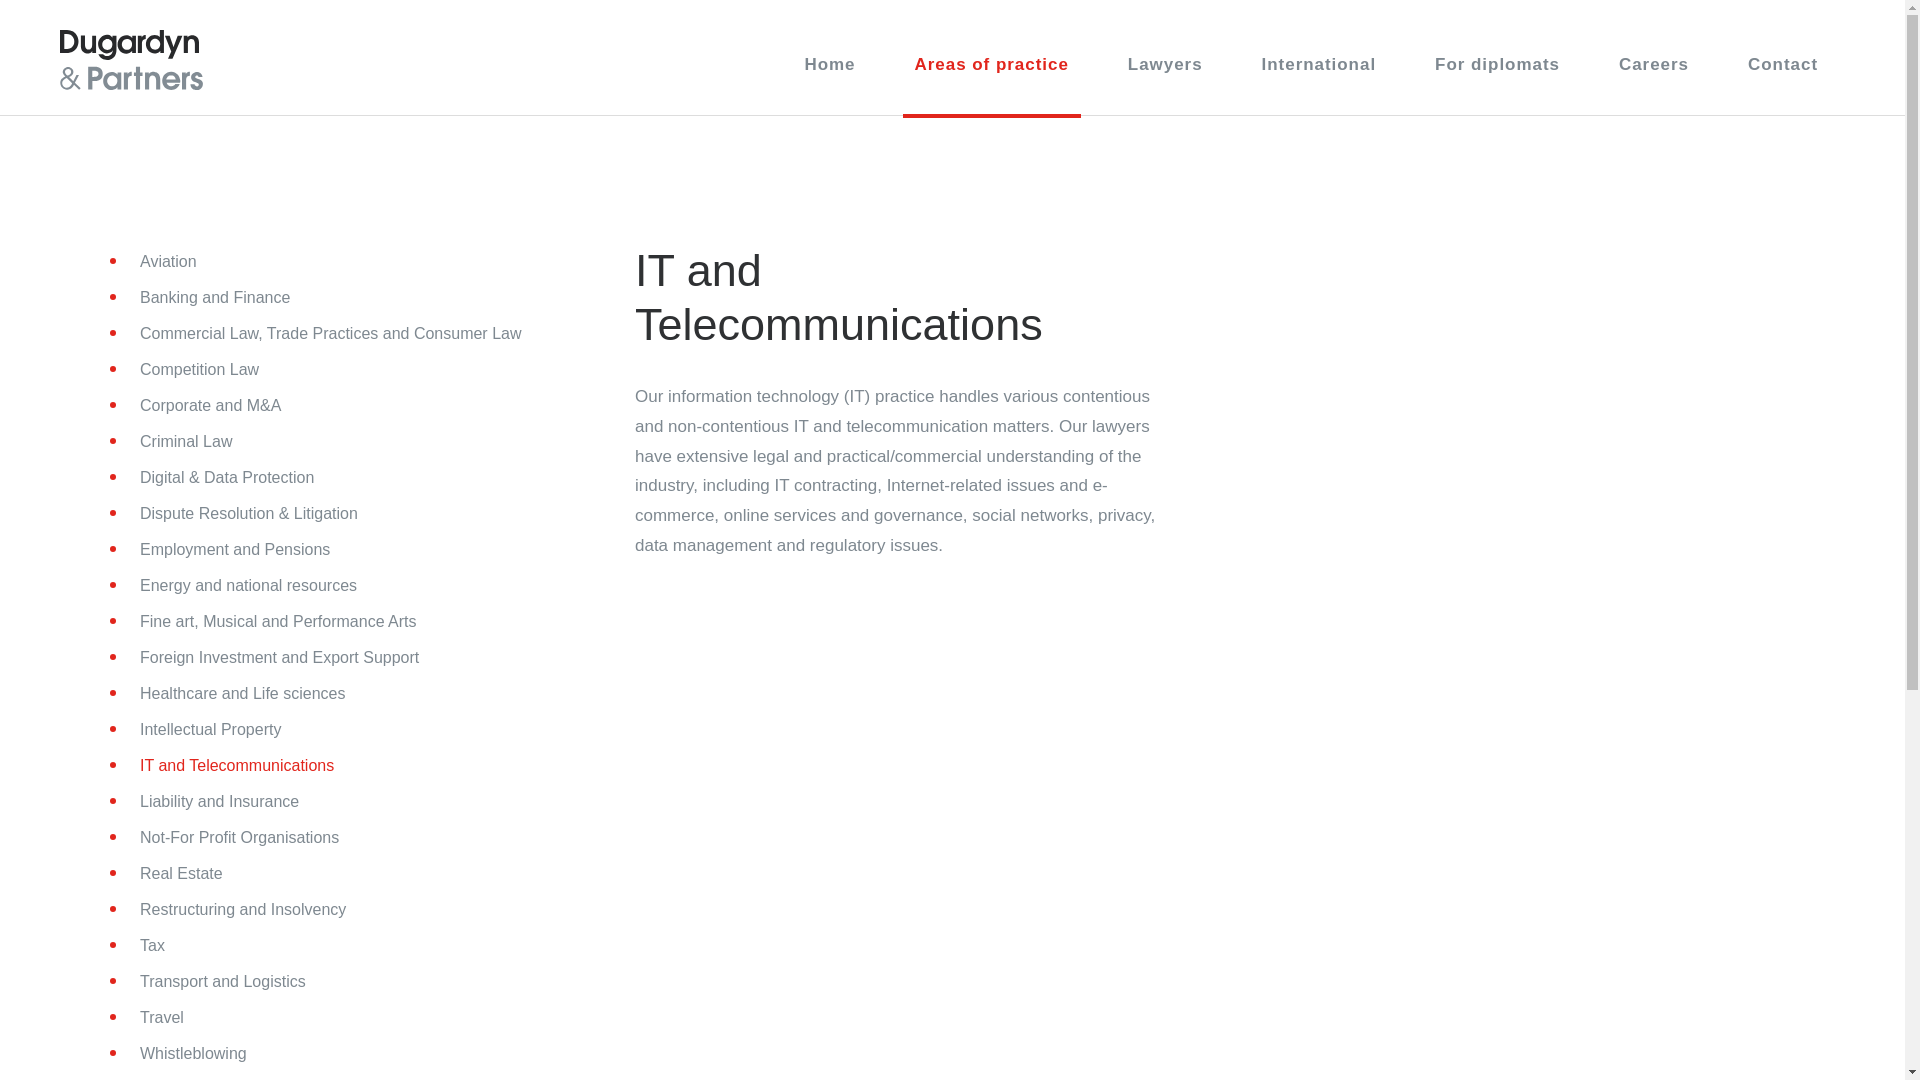 The image size is (1920, 1080). I want to click on 'International', so click(1319, 71).